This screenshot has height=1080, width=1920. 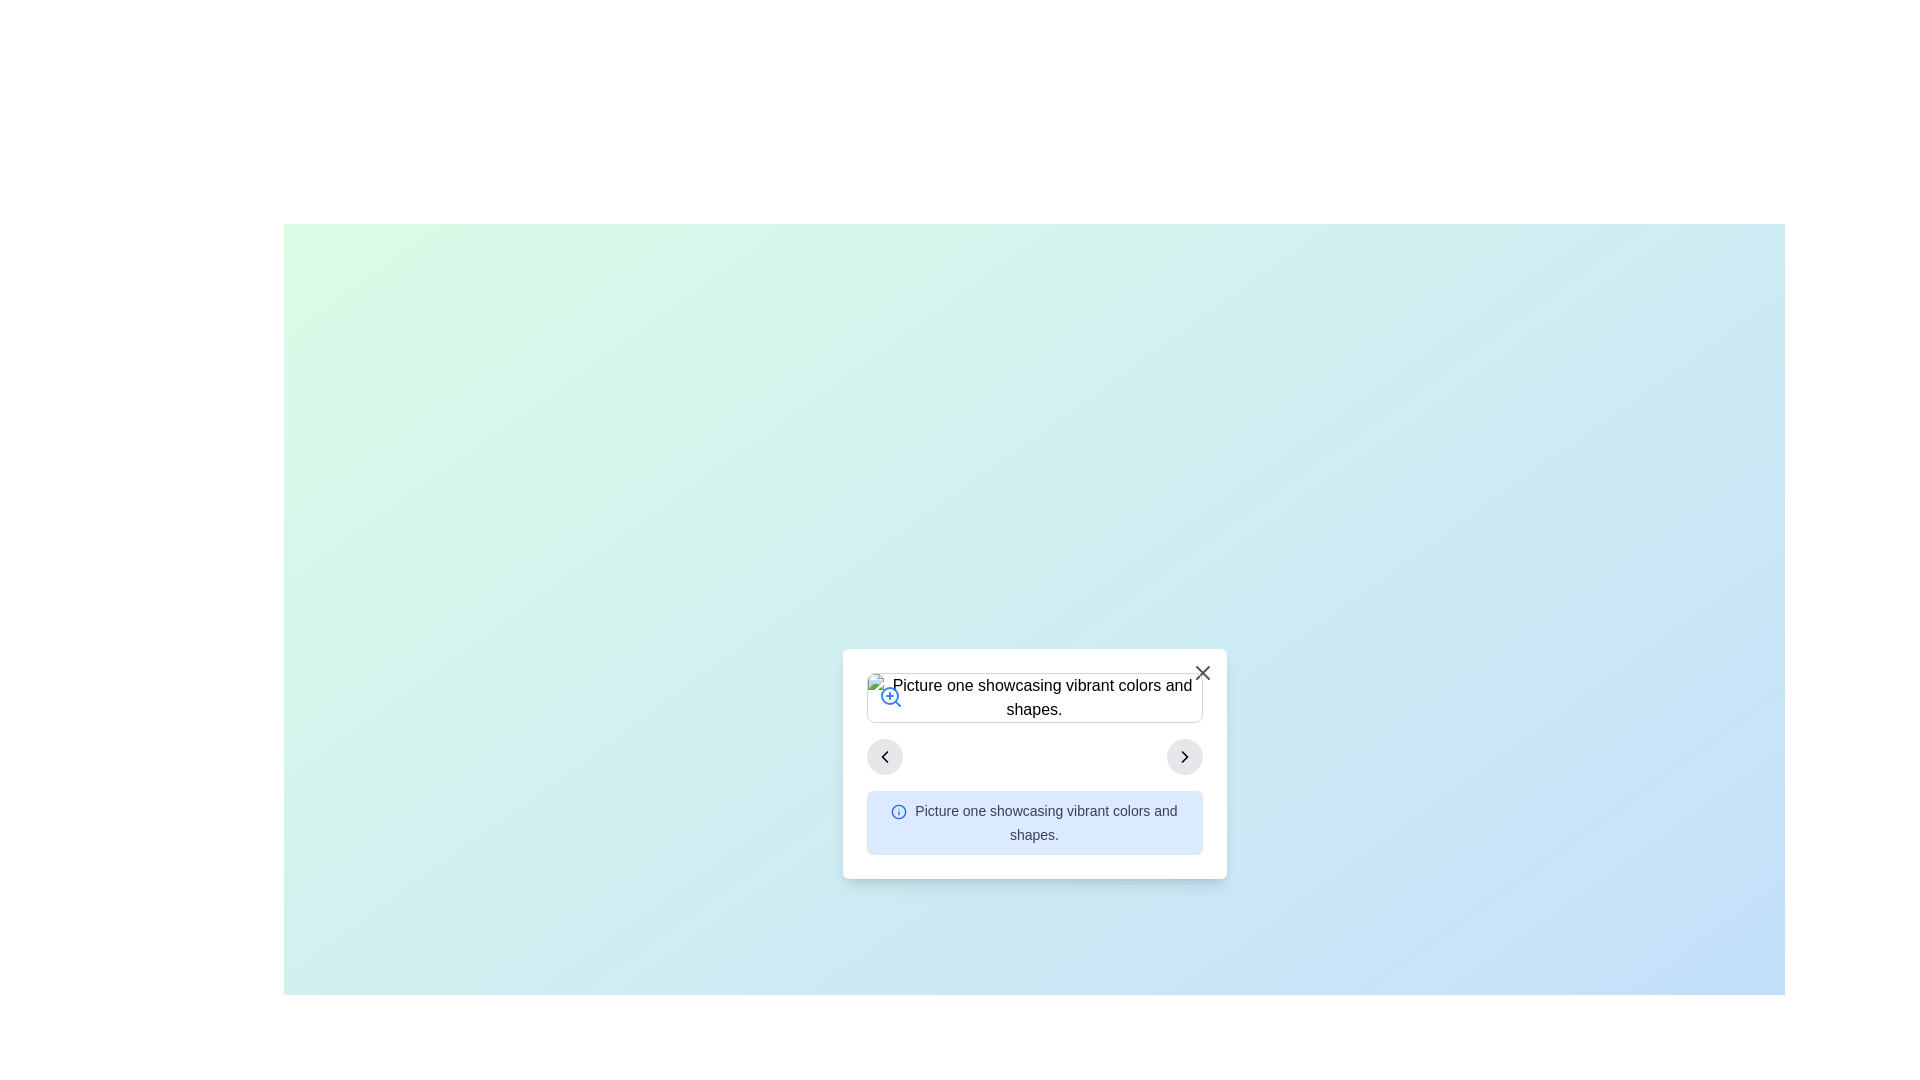 What do you see at coordinates (883, 756) in the screenshot?
I see `the leftward-pointing chevron arrow icon in the navigation interface` at bounding box center [883, 756].